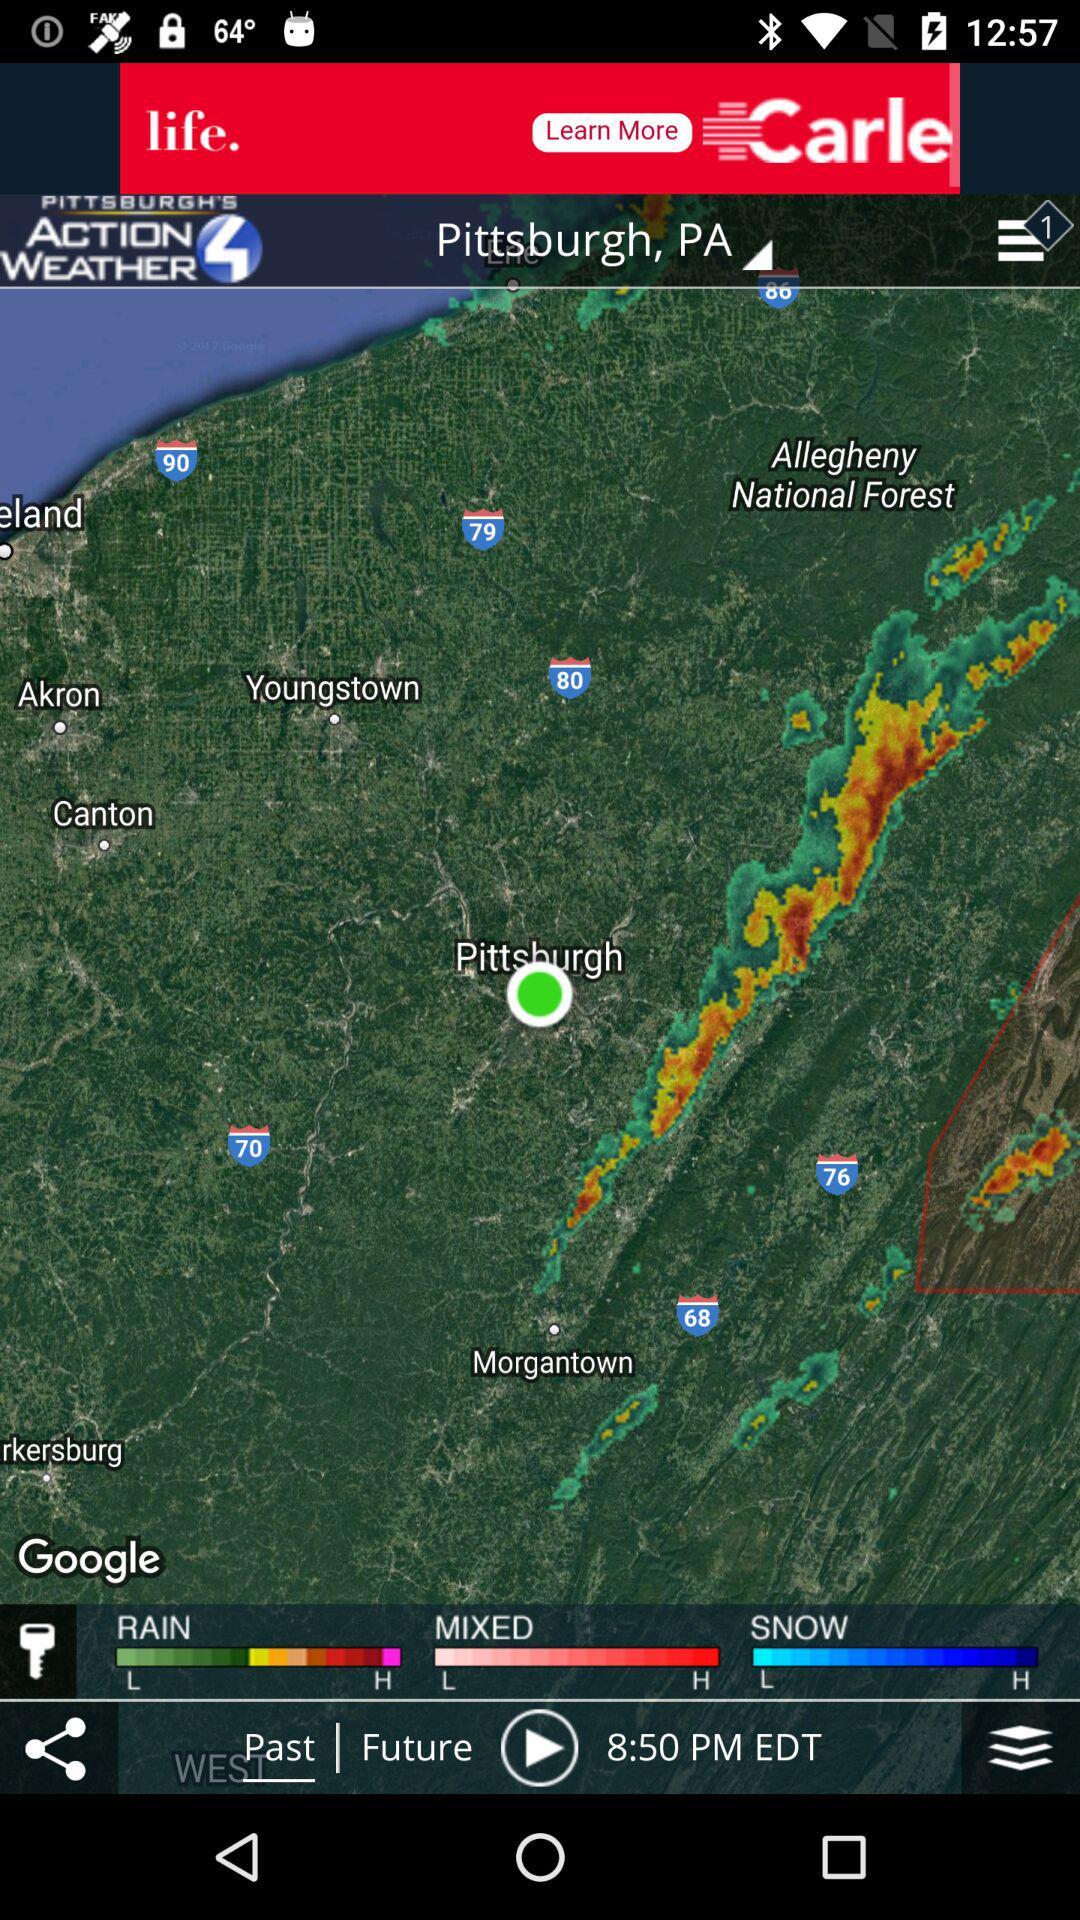 This screenshot has width=1080, height=1920. Describe the element at coordinates (538, 1746) in the screenshot. I see `press play` at that location.